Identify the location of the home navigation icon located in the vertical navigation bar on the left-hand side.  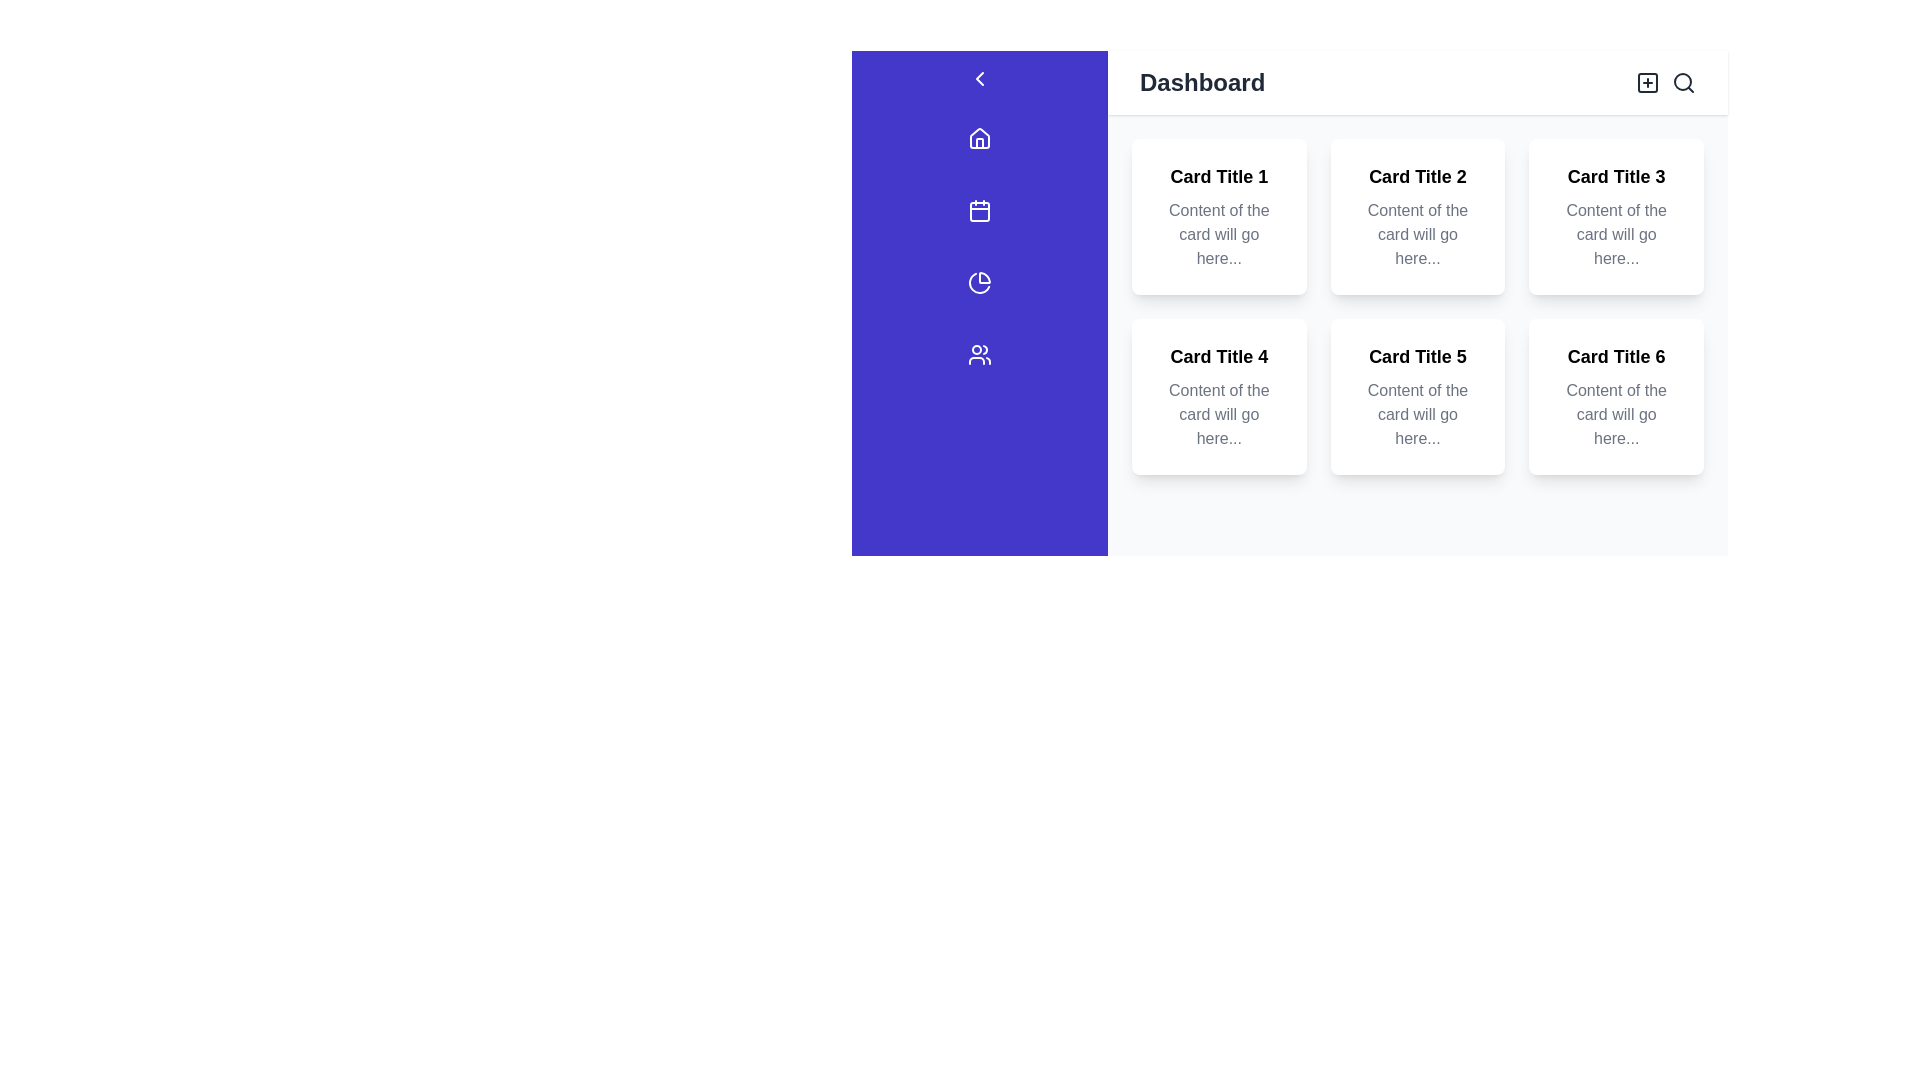
(979, 142).